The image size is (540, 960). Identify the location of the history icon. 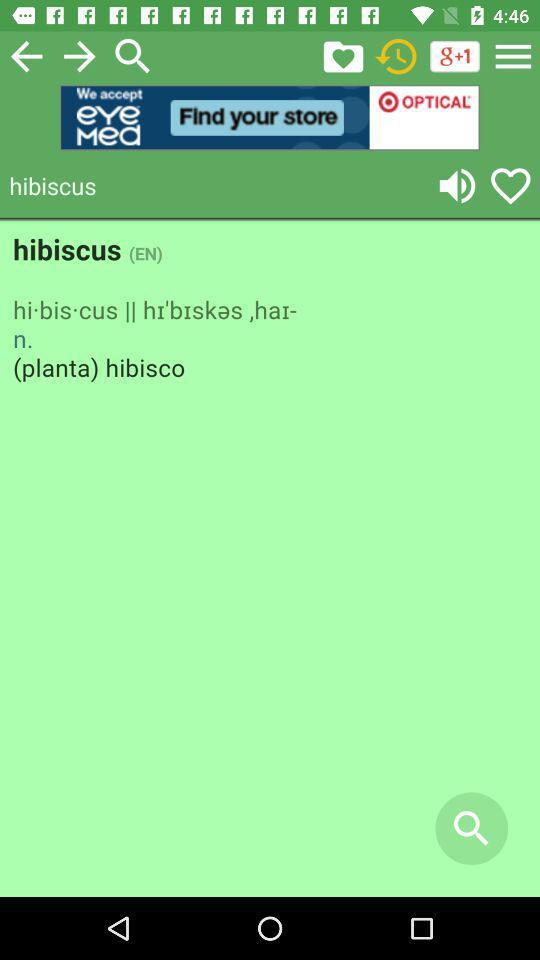
(396, 55).